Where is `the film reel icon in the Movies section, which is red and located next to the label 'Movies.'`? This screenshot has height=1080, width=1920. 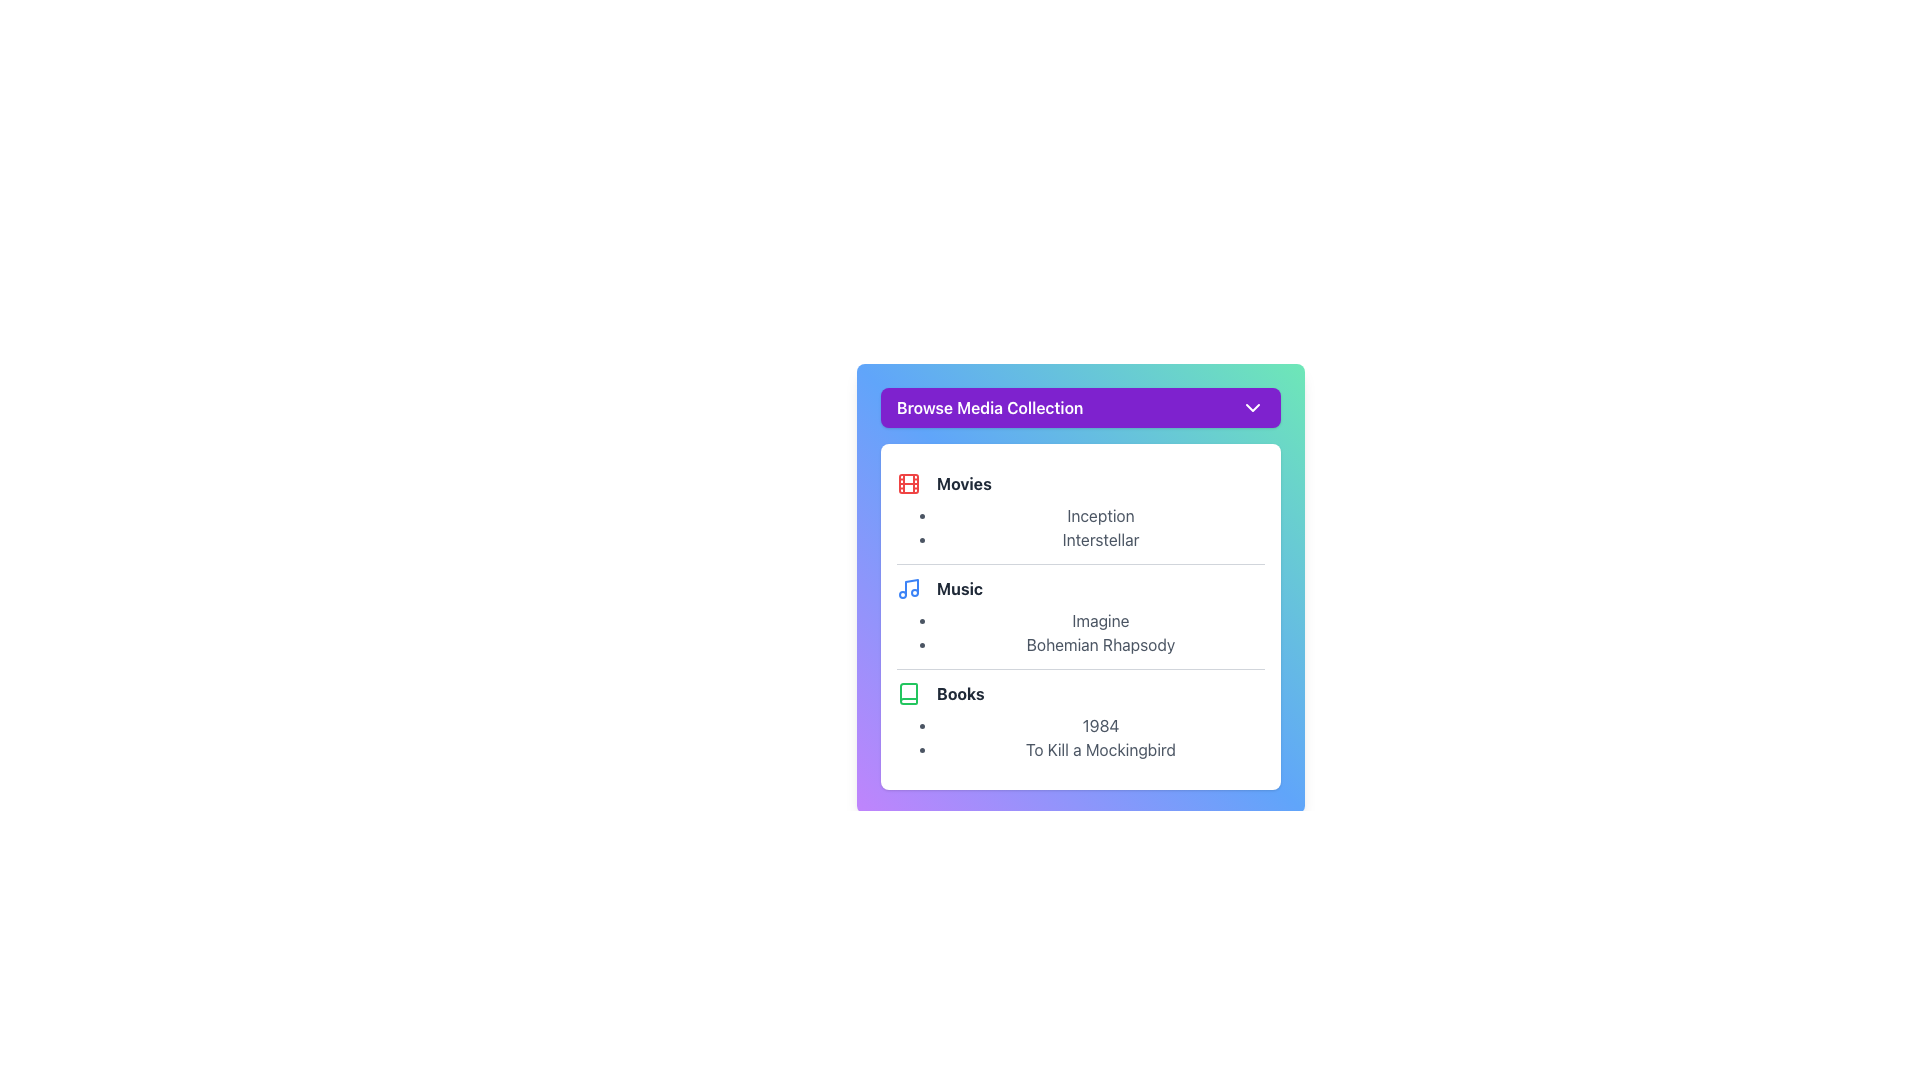
the film reel icon in the Movies section, which is red and located next to the label 'Movies.' is located at coordinates (907, 483).